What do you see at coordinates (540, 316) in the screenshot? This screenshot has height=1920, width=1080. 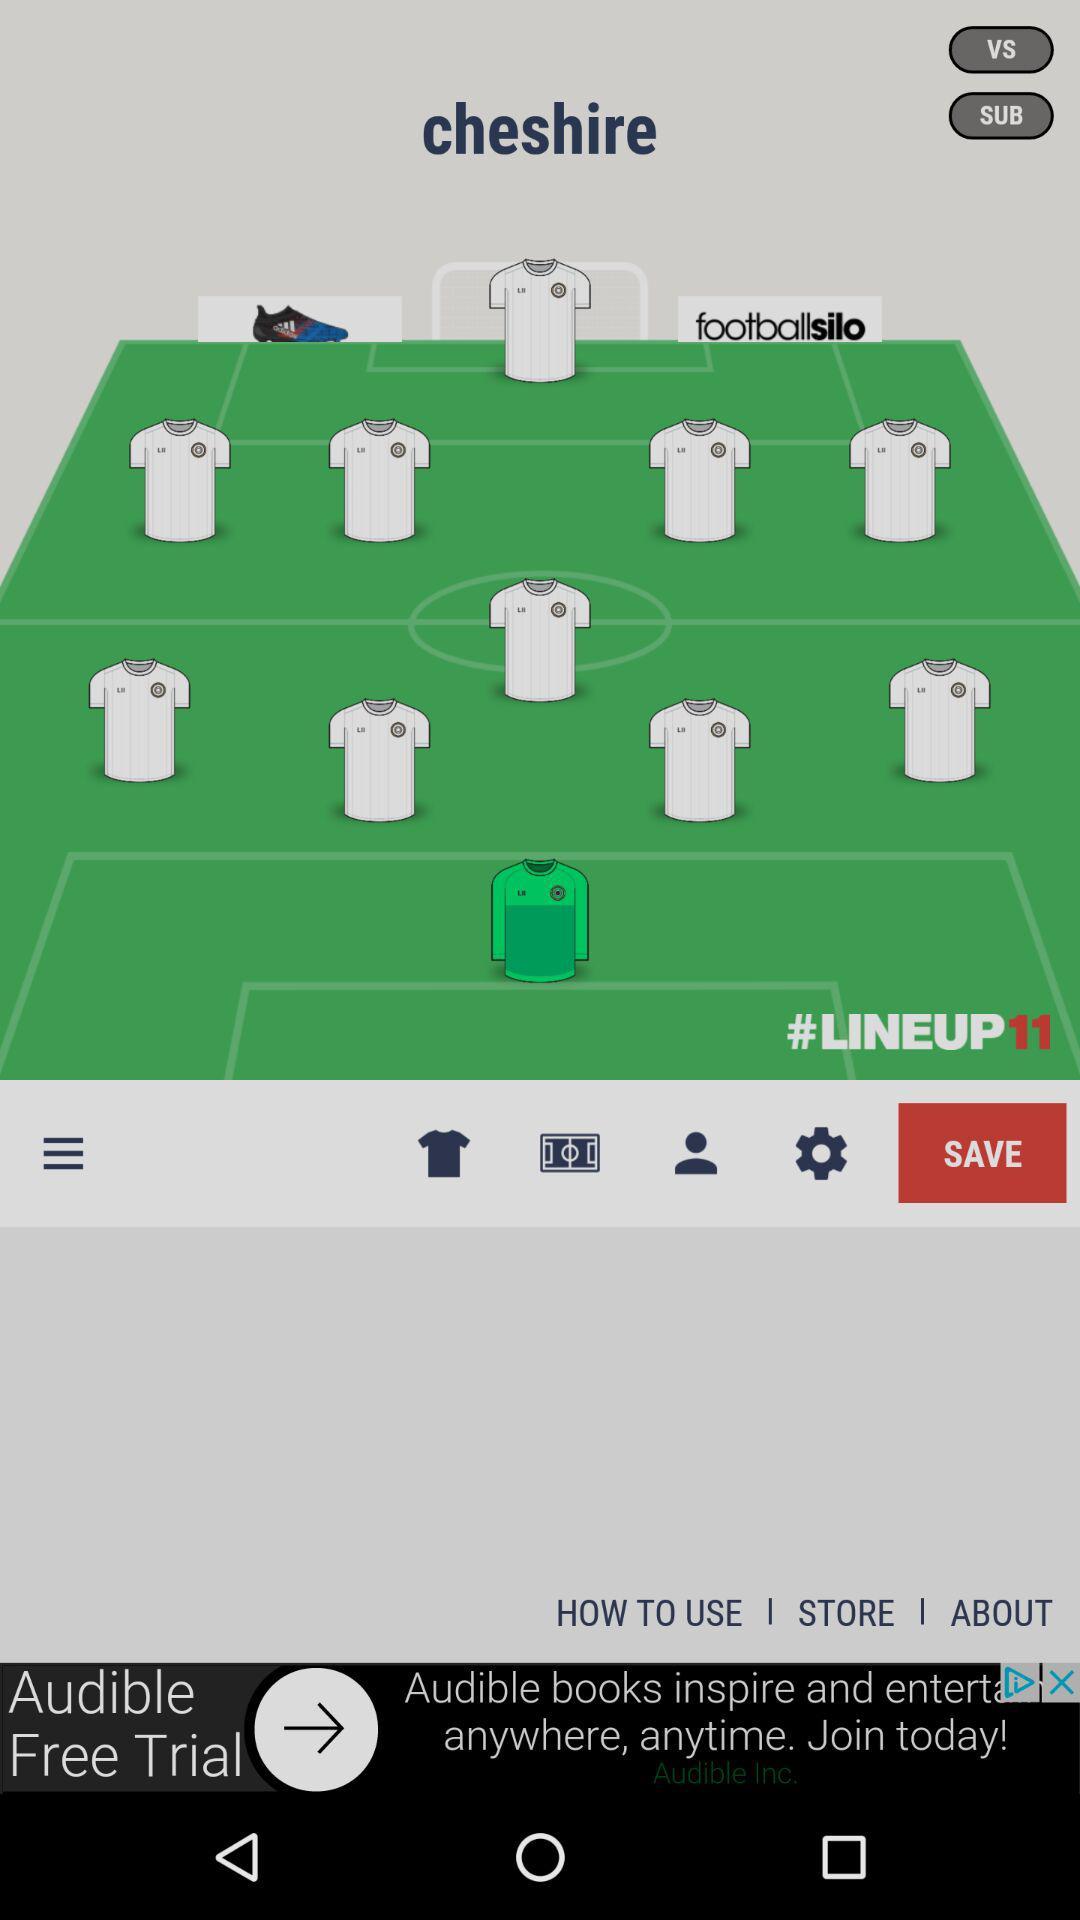 I see `improper tagging` at bounding box center [540, 316].